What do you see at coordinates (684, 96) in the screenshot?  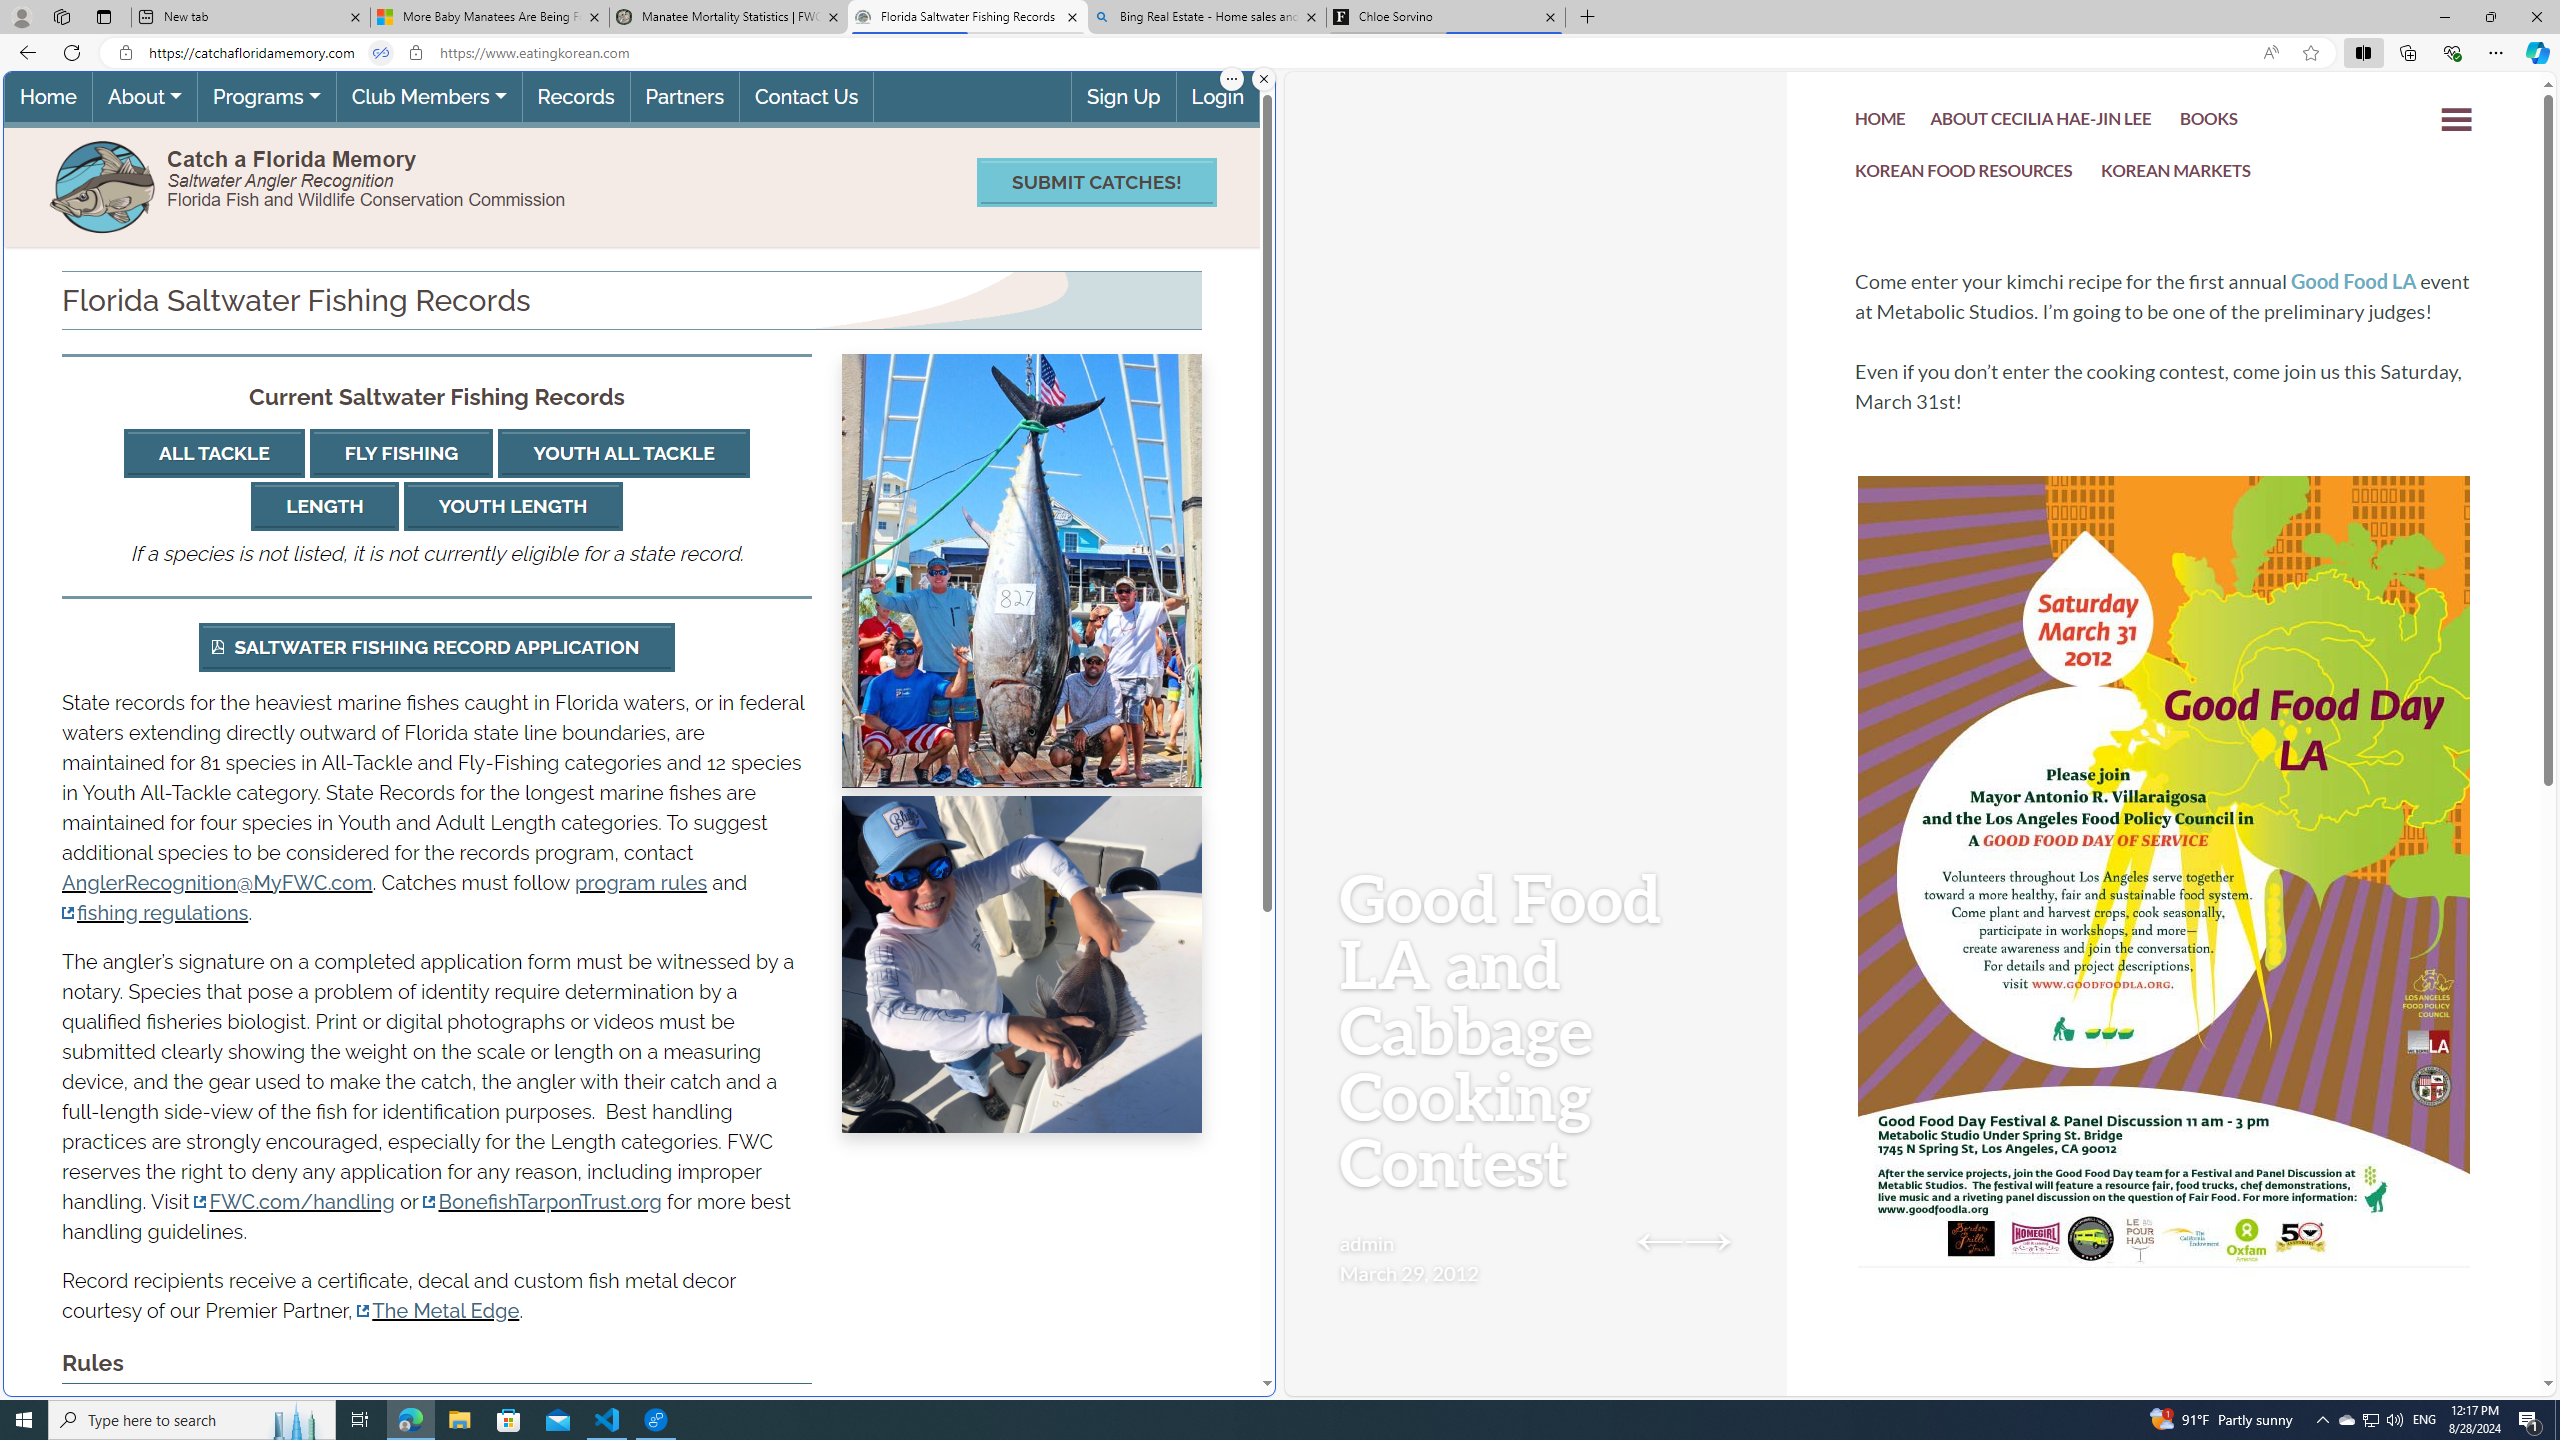 I see `'Partners'` at bounding box center [684, 96].